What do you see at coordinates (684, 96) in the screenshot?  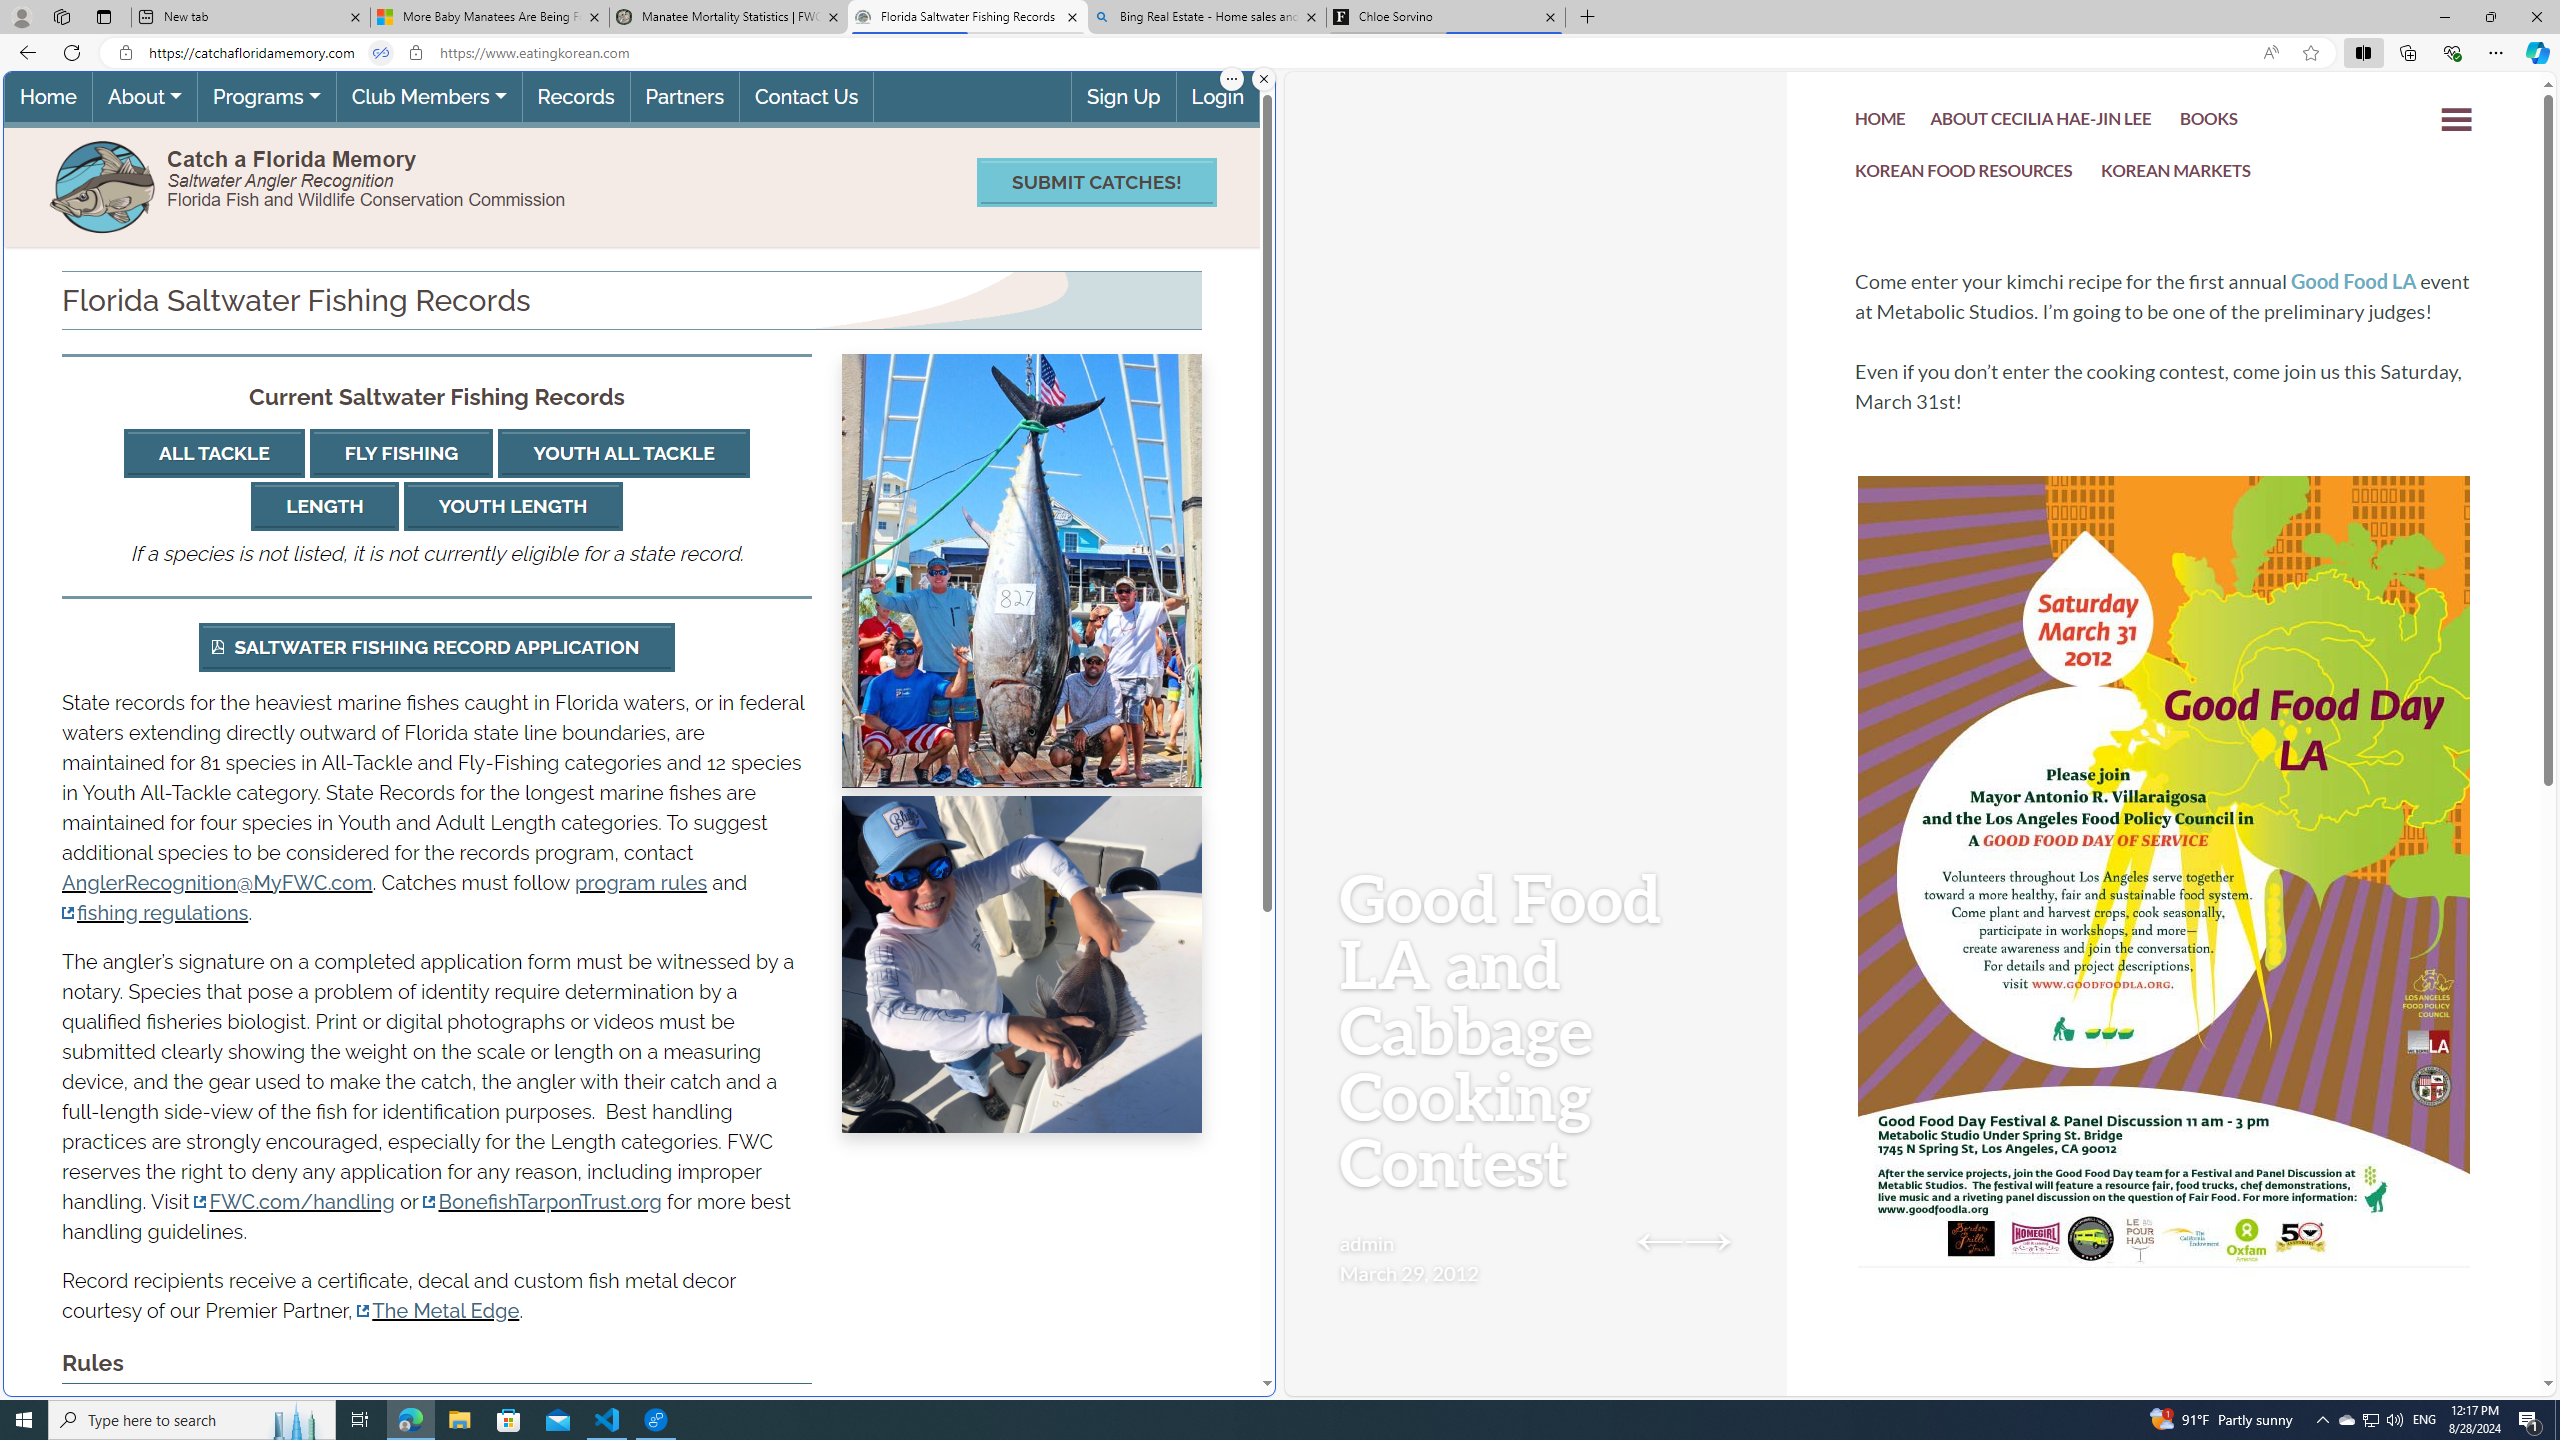 I see `'Partners'` at bounding box center [684, 96].